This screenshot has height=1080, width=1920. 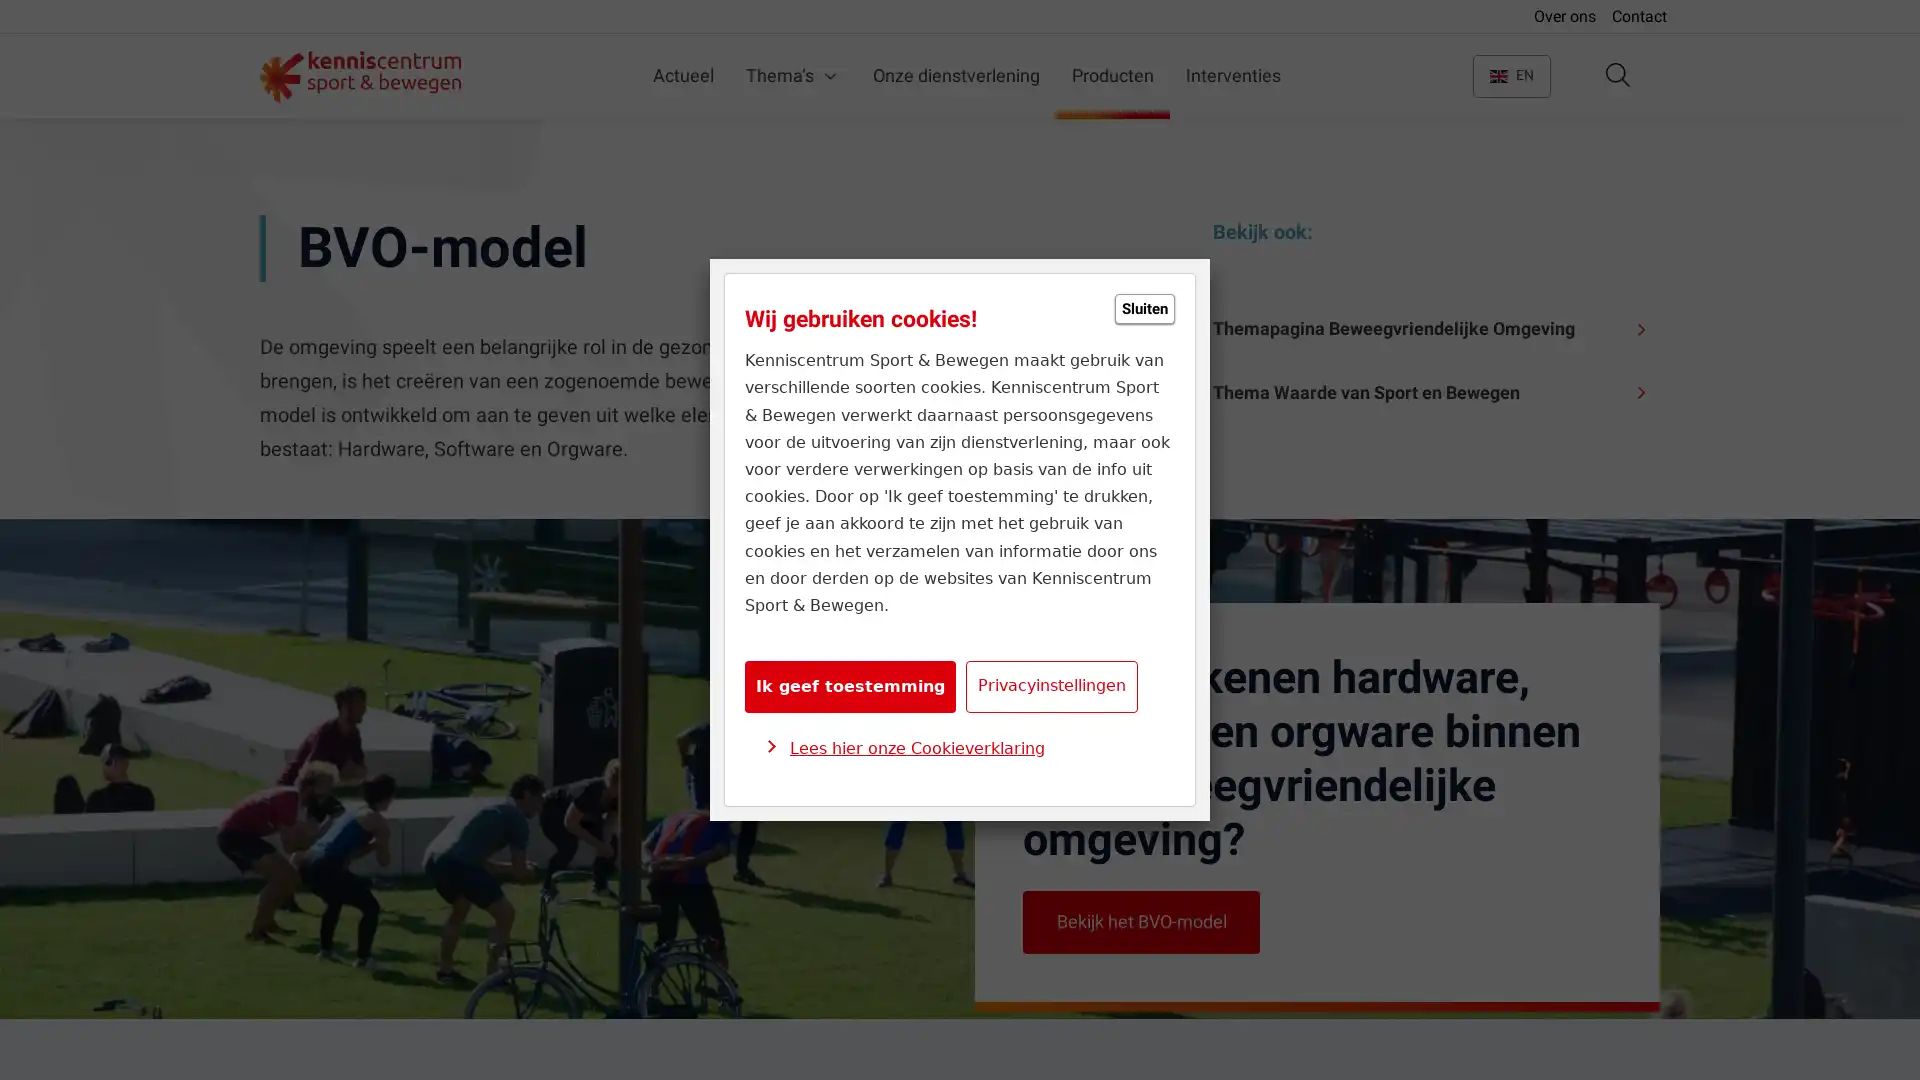 What do you see at coordinates (1145, 308) in the screenshot?
I see `Sluiten` at bounding box center [1145, 308].